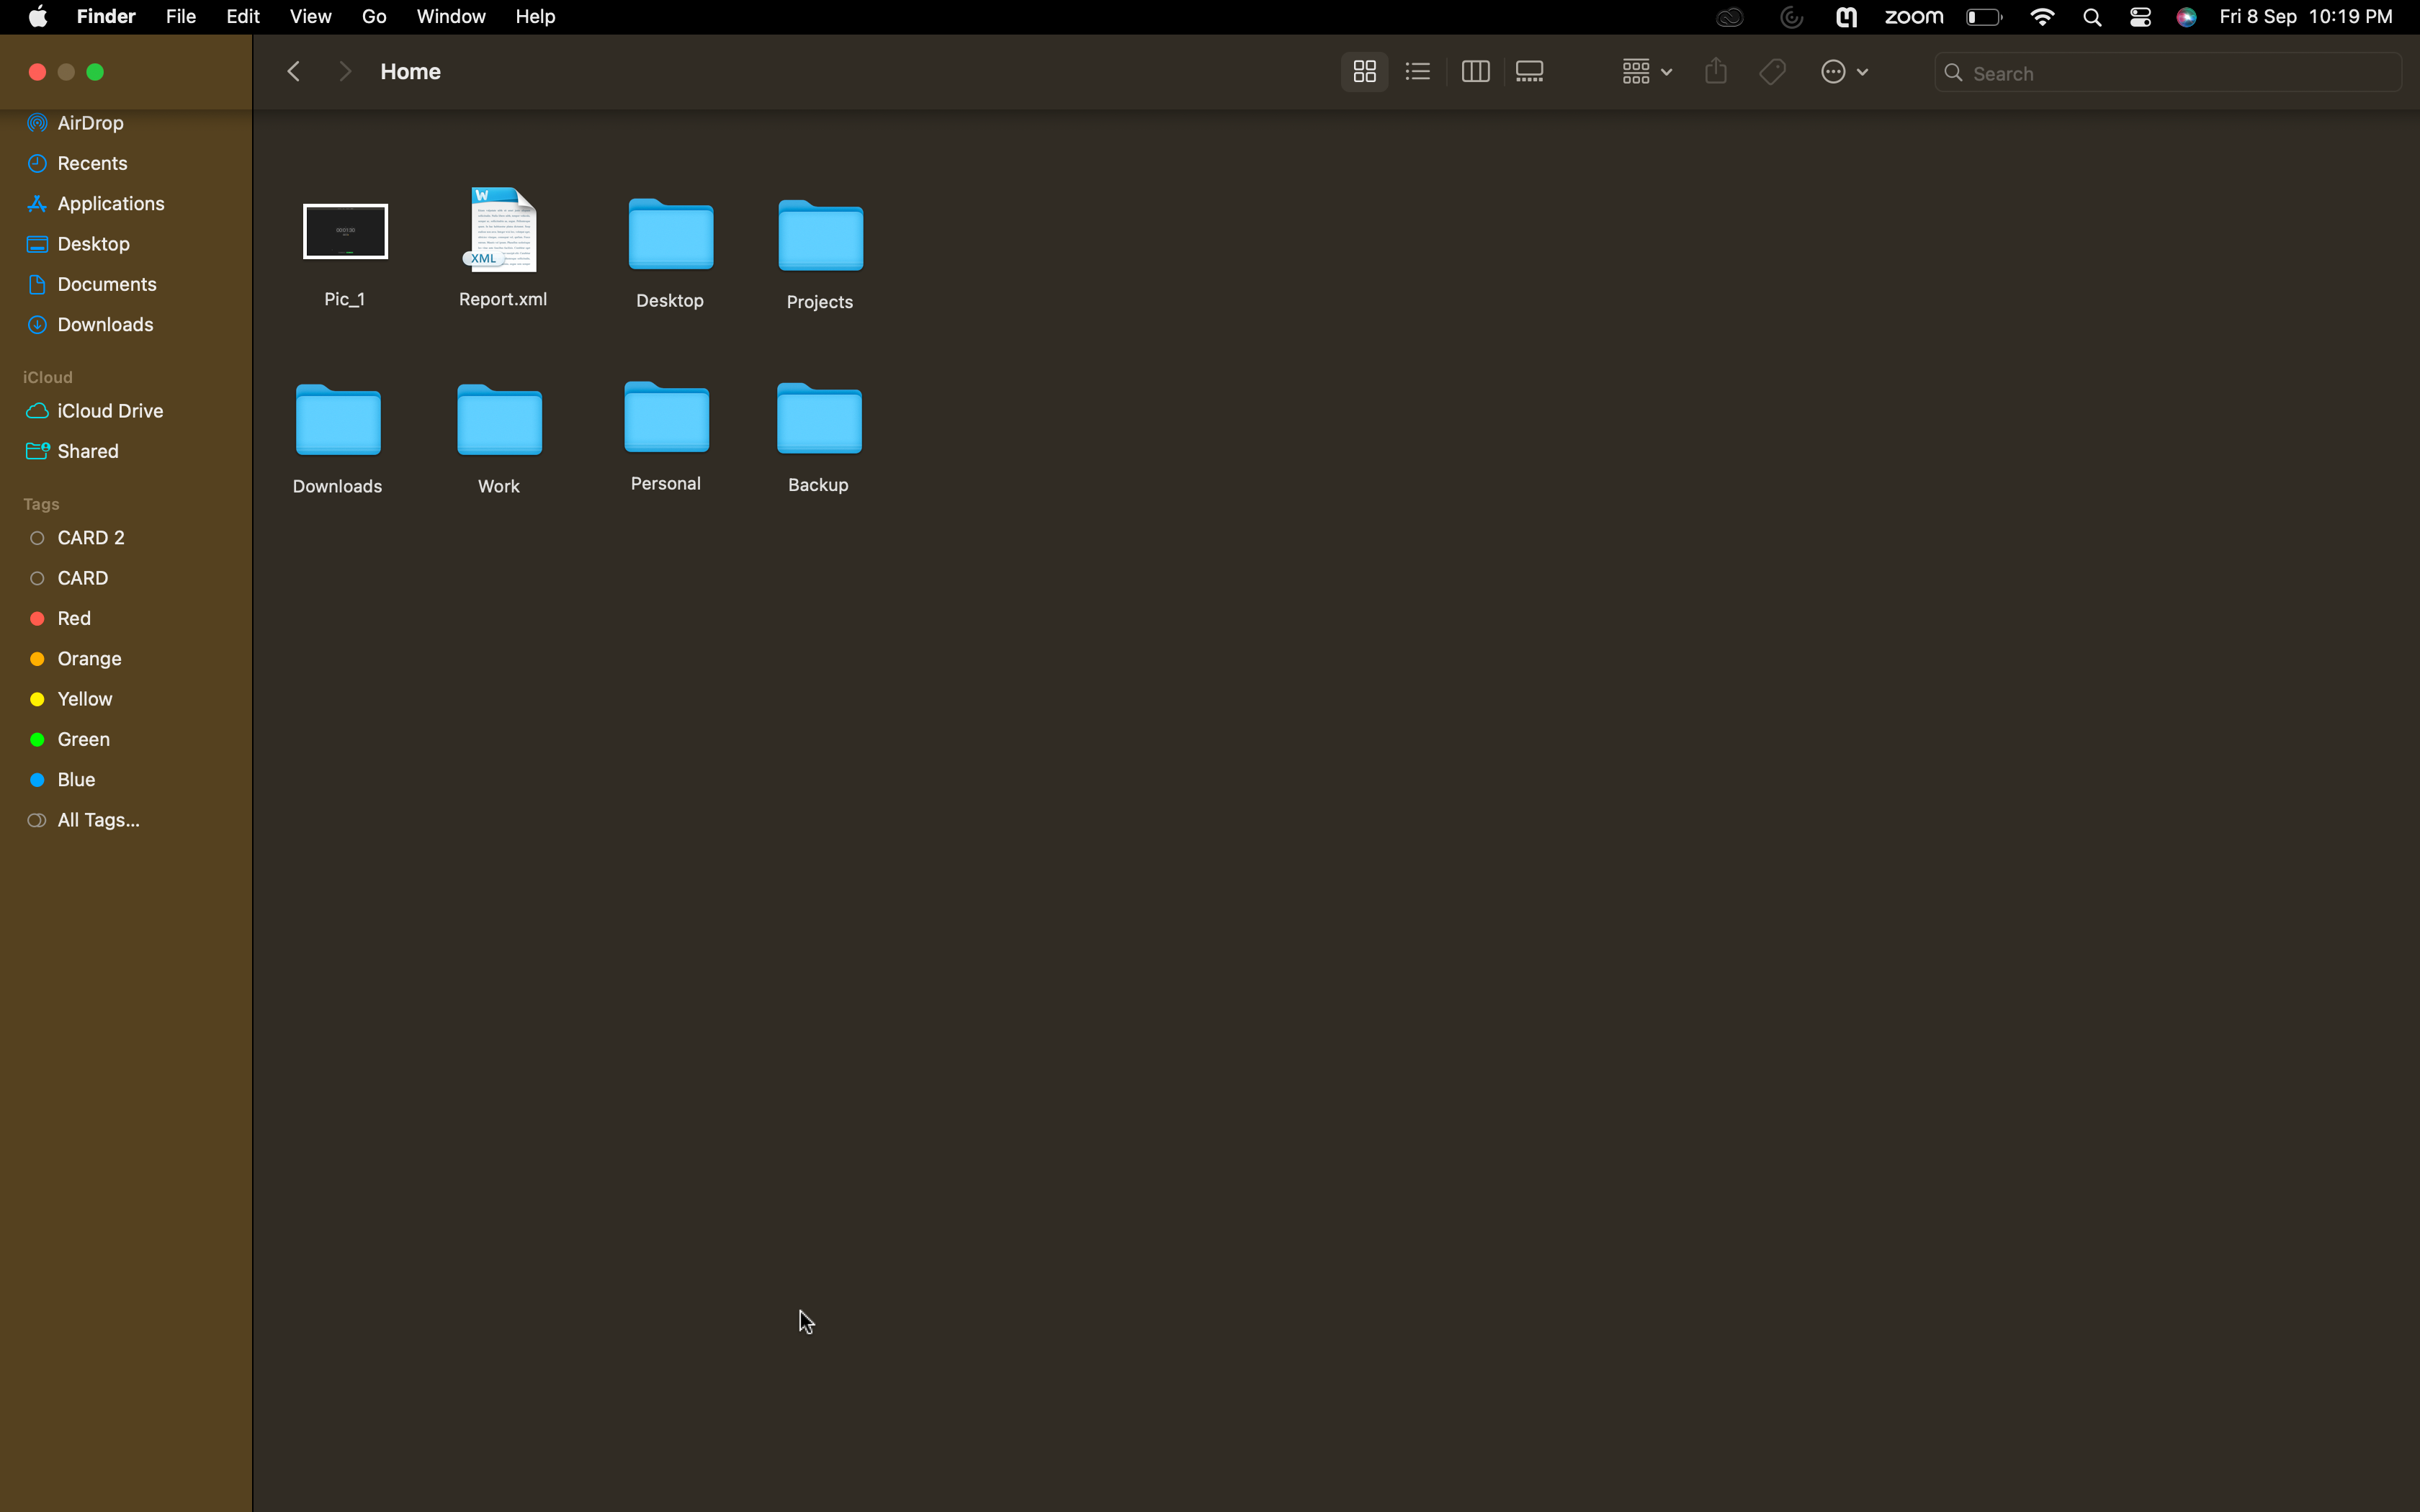  Describe the element at coordinates (2170, 73) in the screenshot. I see `Search for "report" in the current folder` at that location.